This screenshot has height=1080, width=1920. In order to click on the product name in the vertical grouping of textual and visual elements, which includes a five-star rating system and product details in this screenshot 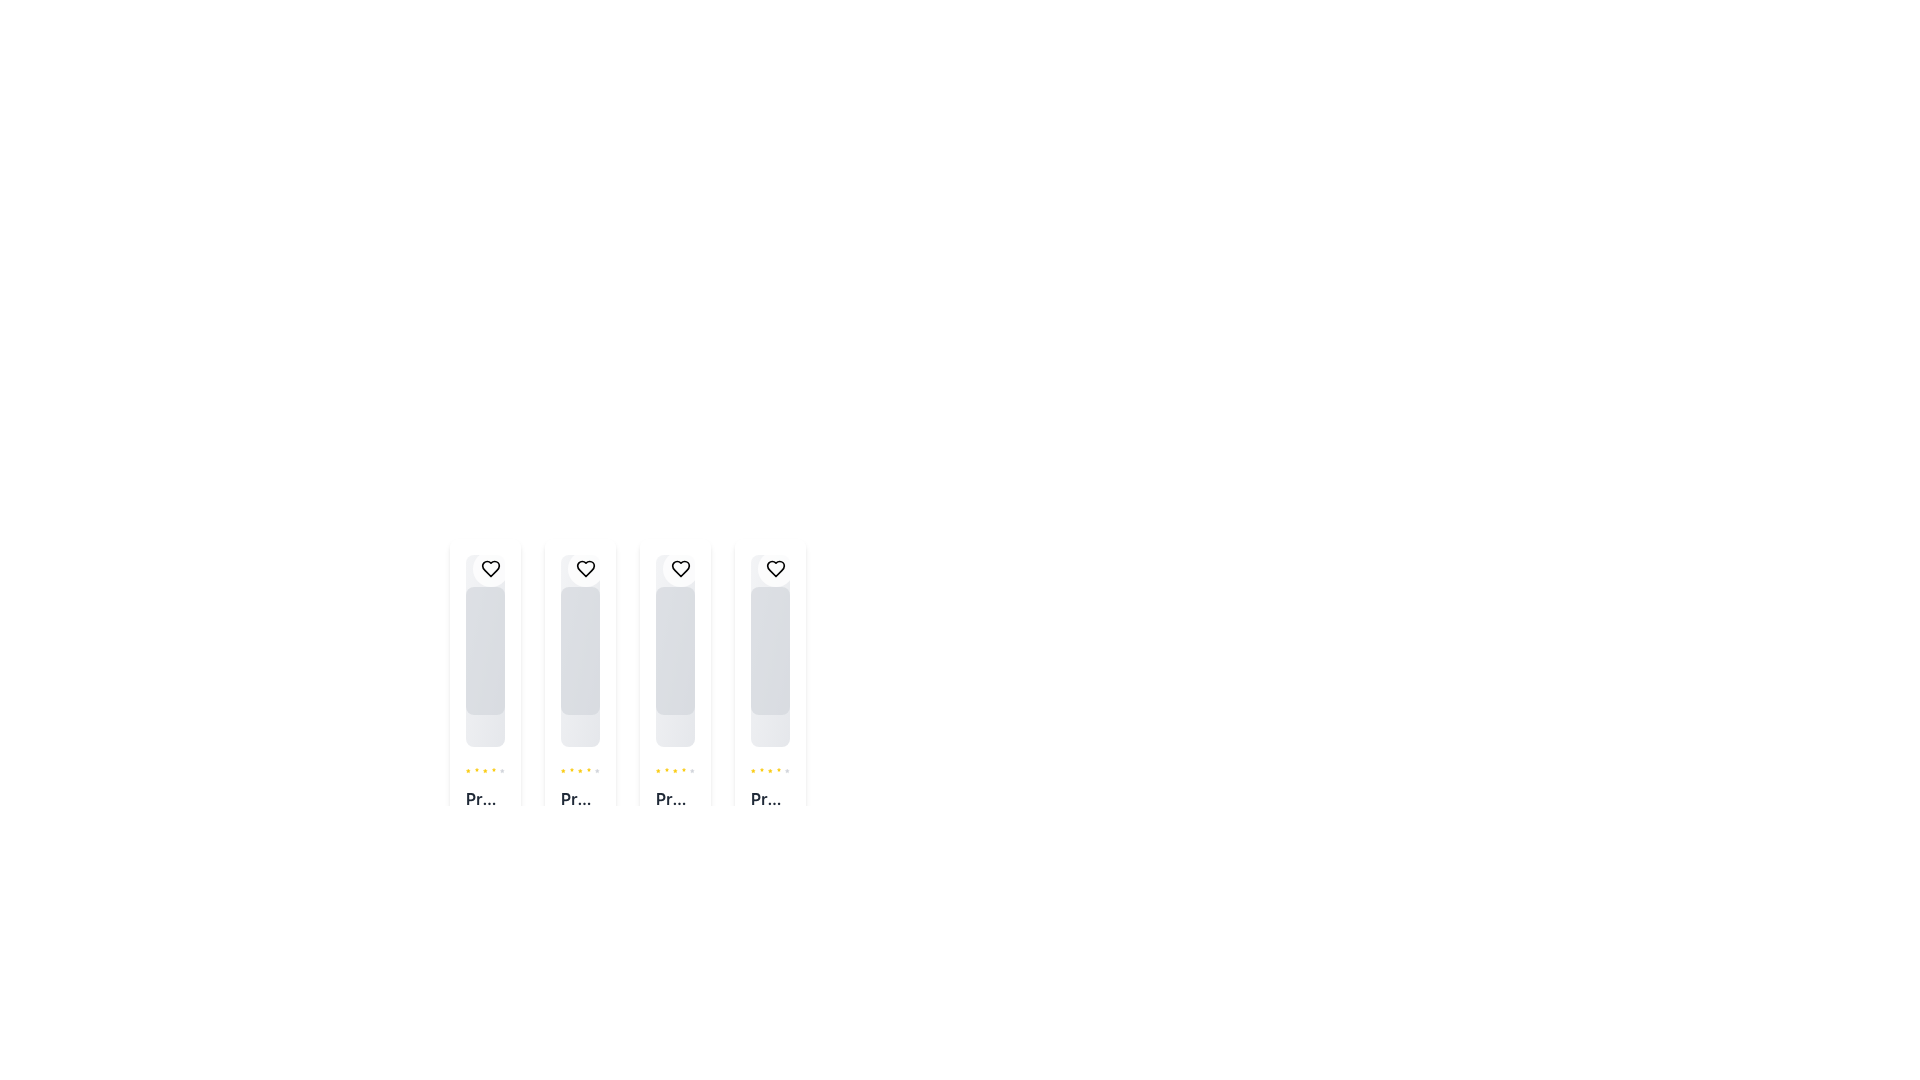, I will do `click(675, 822)`.